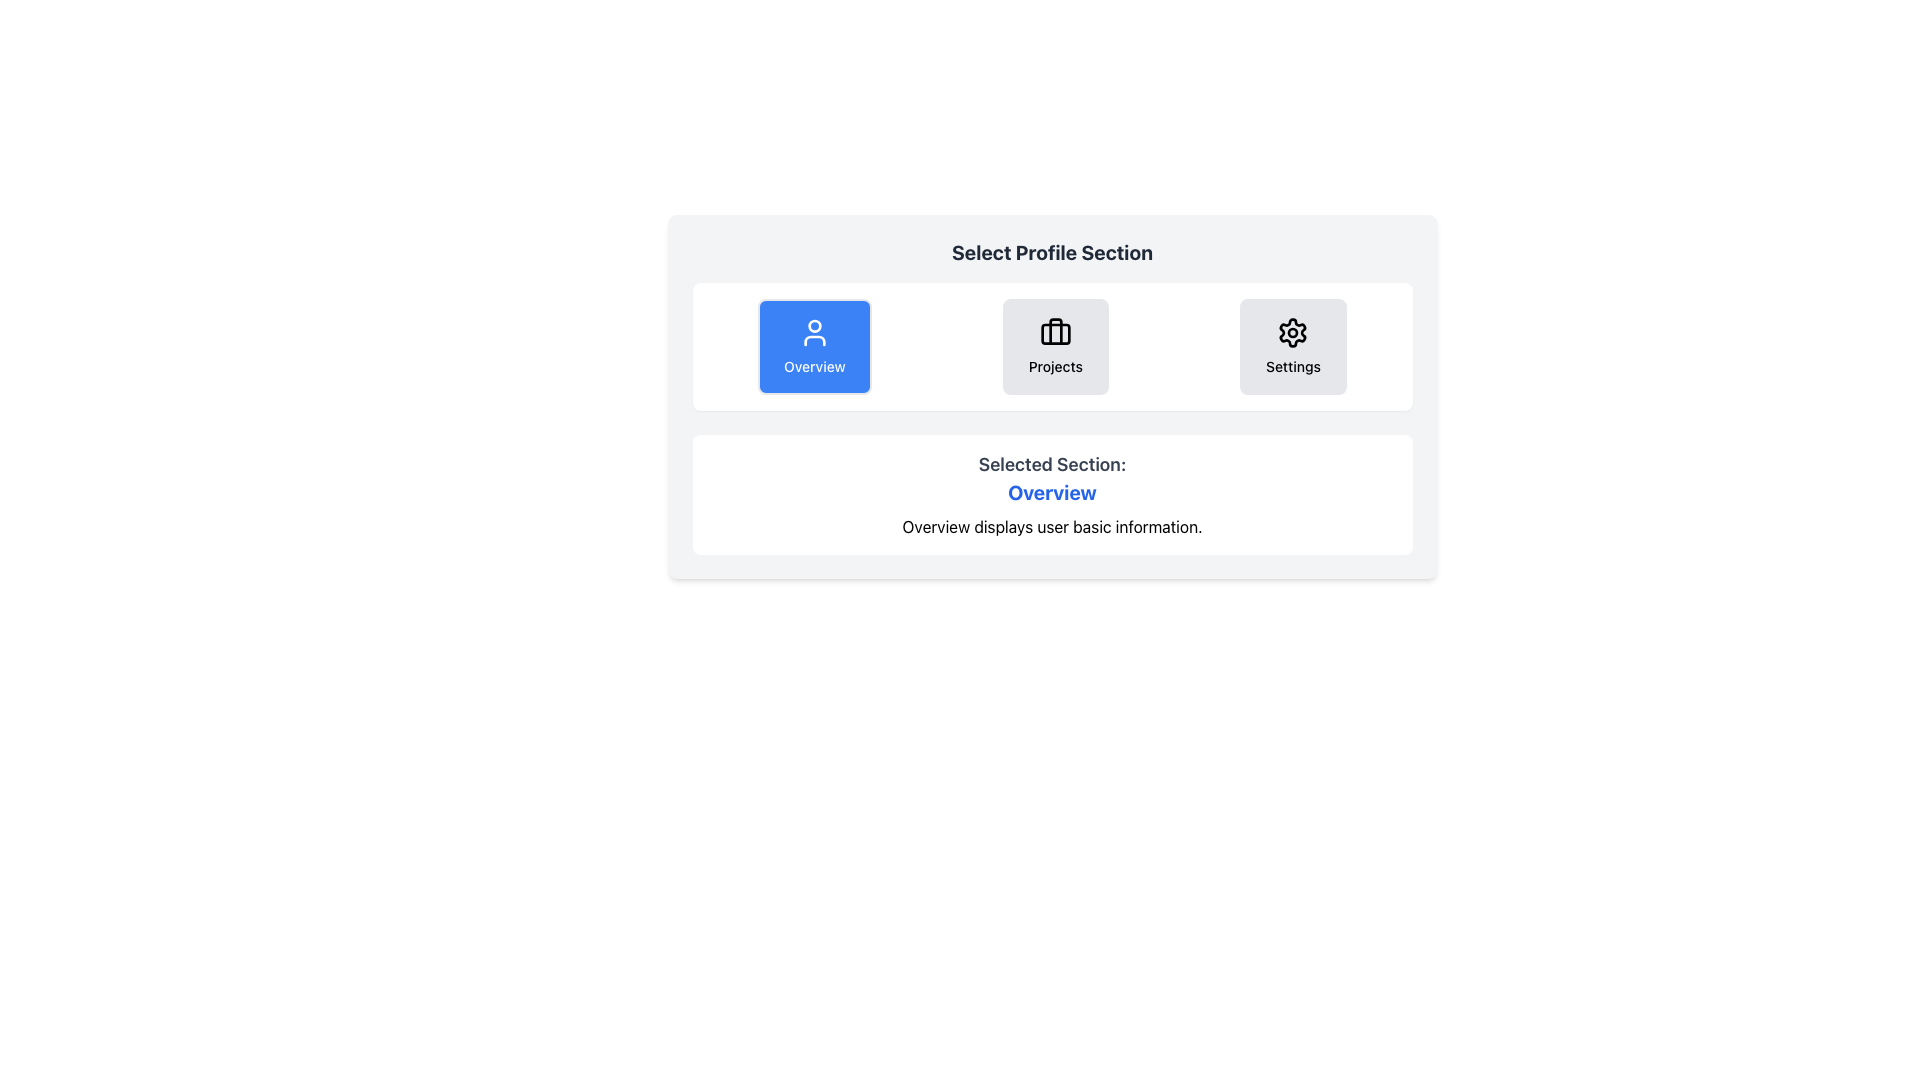 Image resolution: width=1920 pixels, height=1080 pixels. What do you see at coordinates (1293, 331) in the screenshot?
I see `the gear-shaped icon located to the right of the 'Projects' icon in the profile section` at bounding box center [1293, 331].